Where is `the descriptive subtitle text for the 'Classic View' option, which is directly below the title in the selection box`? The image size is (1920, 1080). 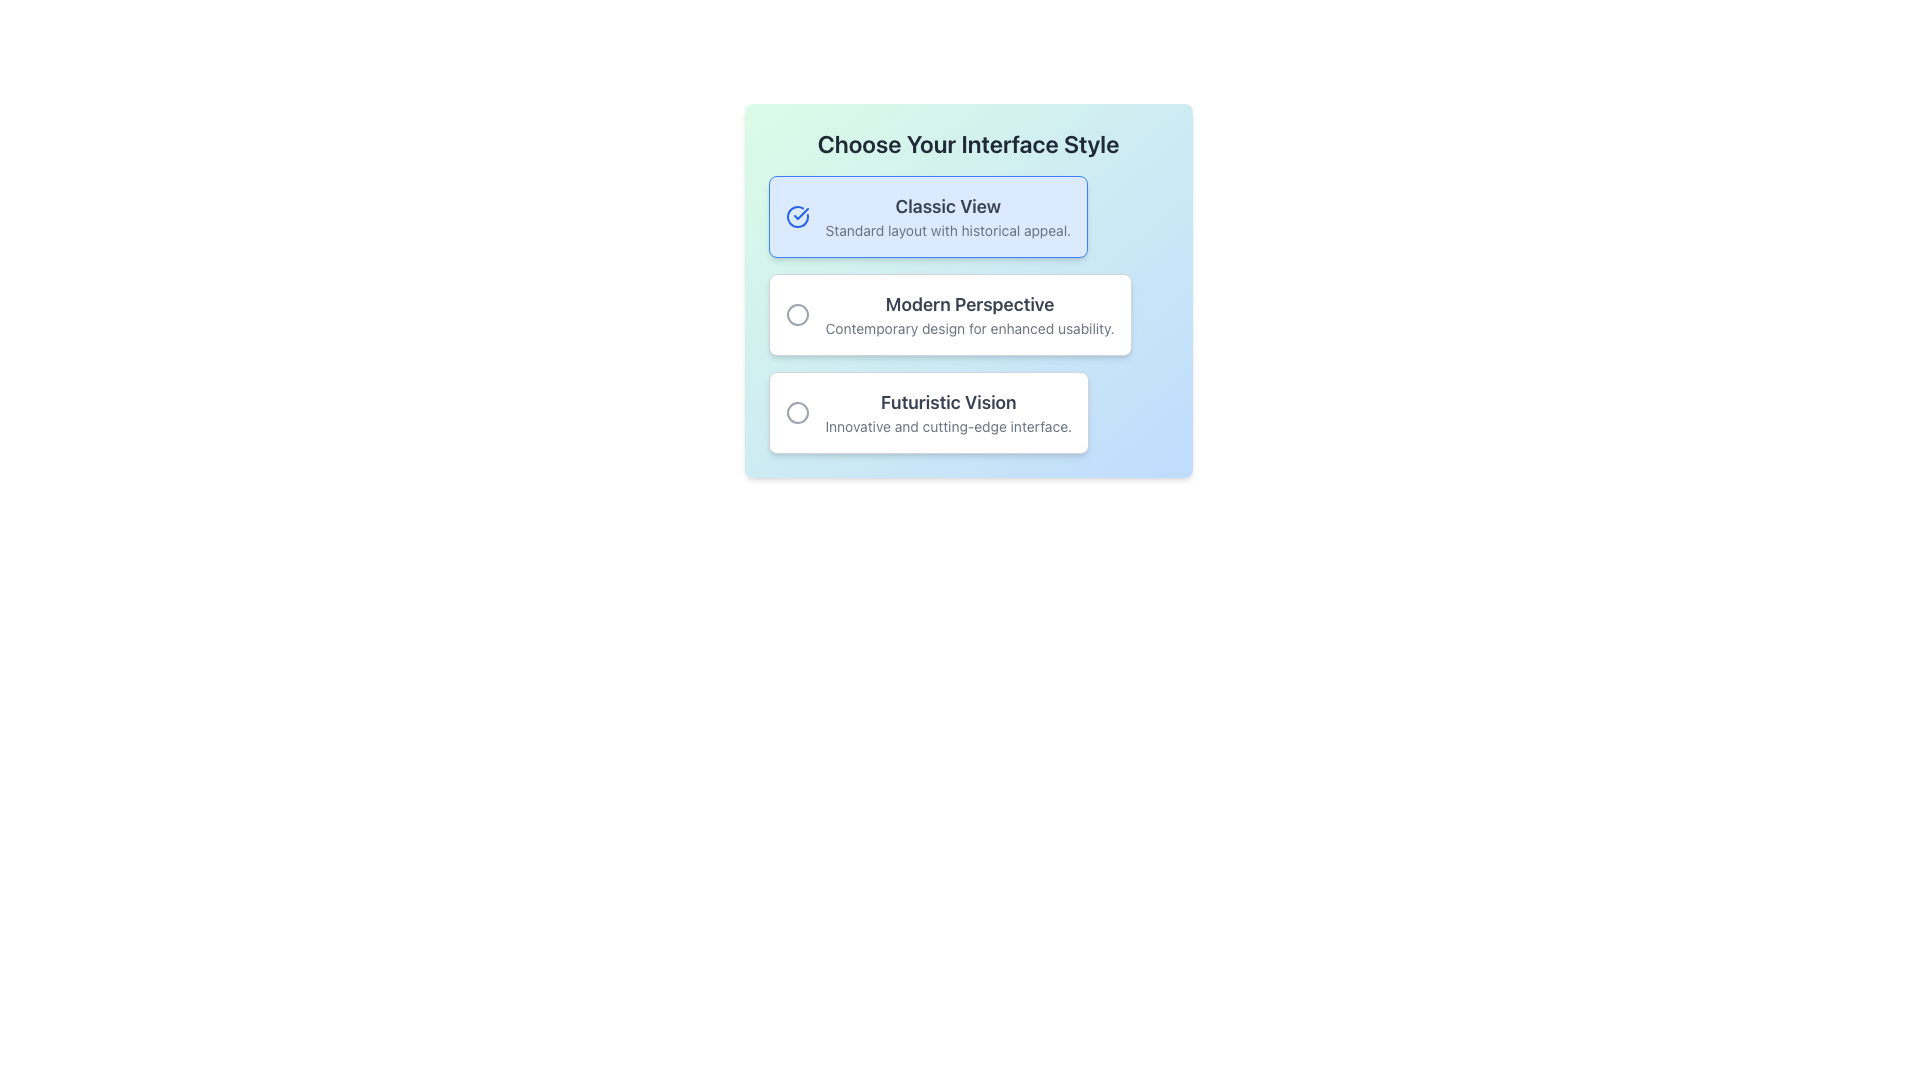
the descriptive subtitle text for the 'Classic View' option, which is directly below the title in the selection box is located at coordinates (947, 230).